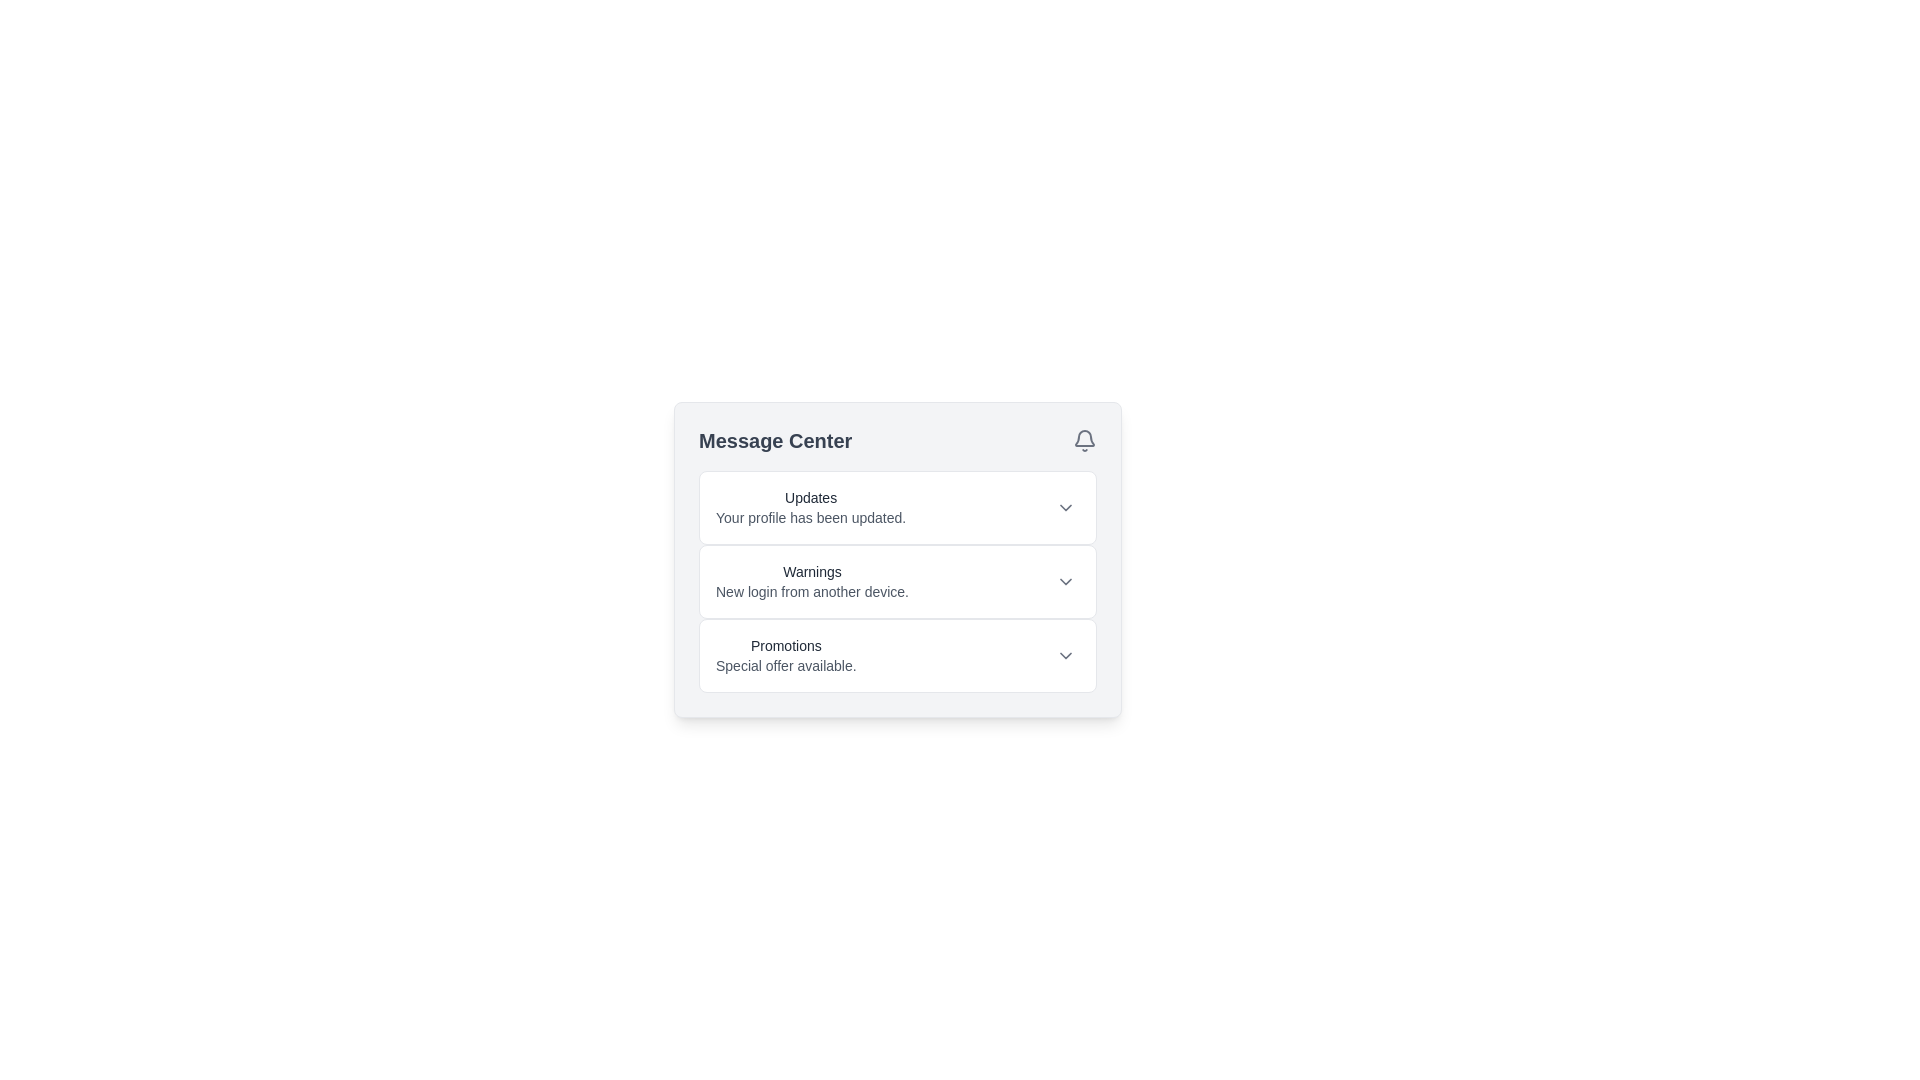 This screenshot has height=1080, width=1920. What do you see at coordinates (785, 645) in the screenshot?
I see `the section header text label for promotions or special offers, which is the third entry in the list under 'Message Center'` at bounding box center [785, 645].